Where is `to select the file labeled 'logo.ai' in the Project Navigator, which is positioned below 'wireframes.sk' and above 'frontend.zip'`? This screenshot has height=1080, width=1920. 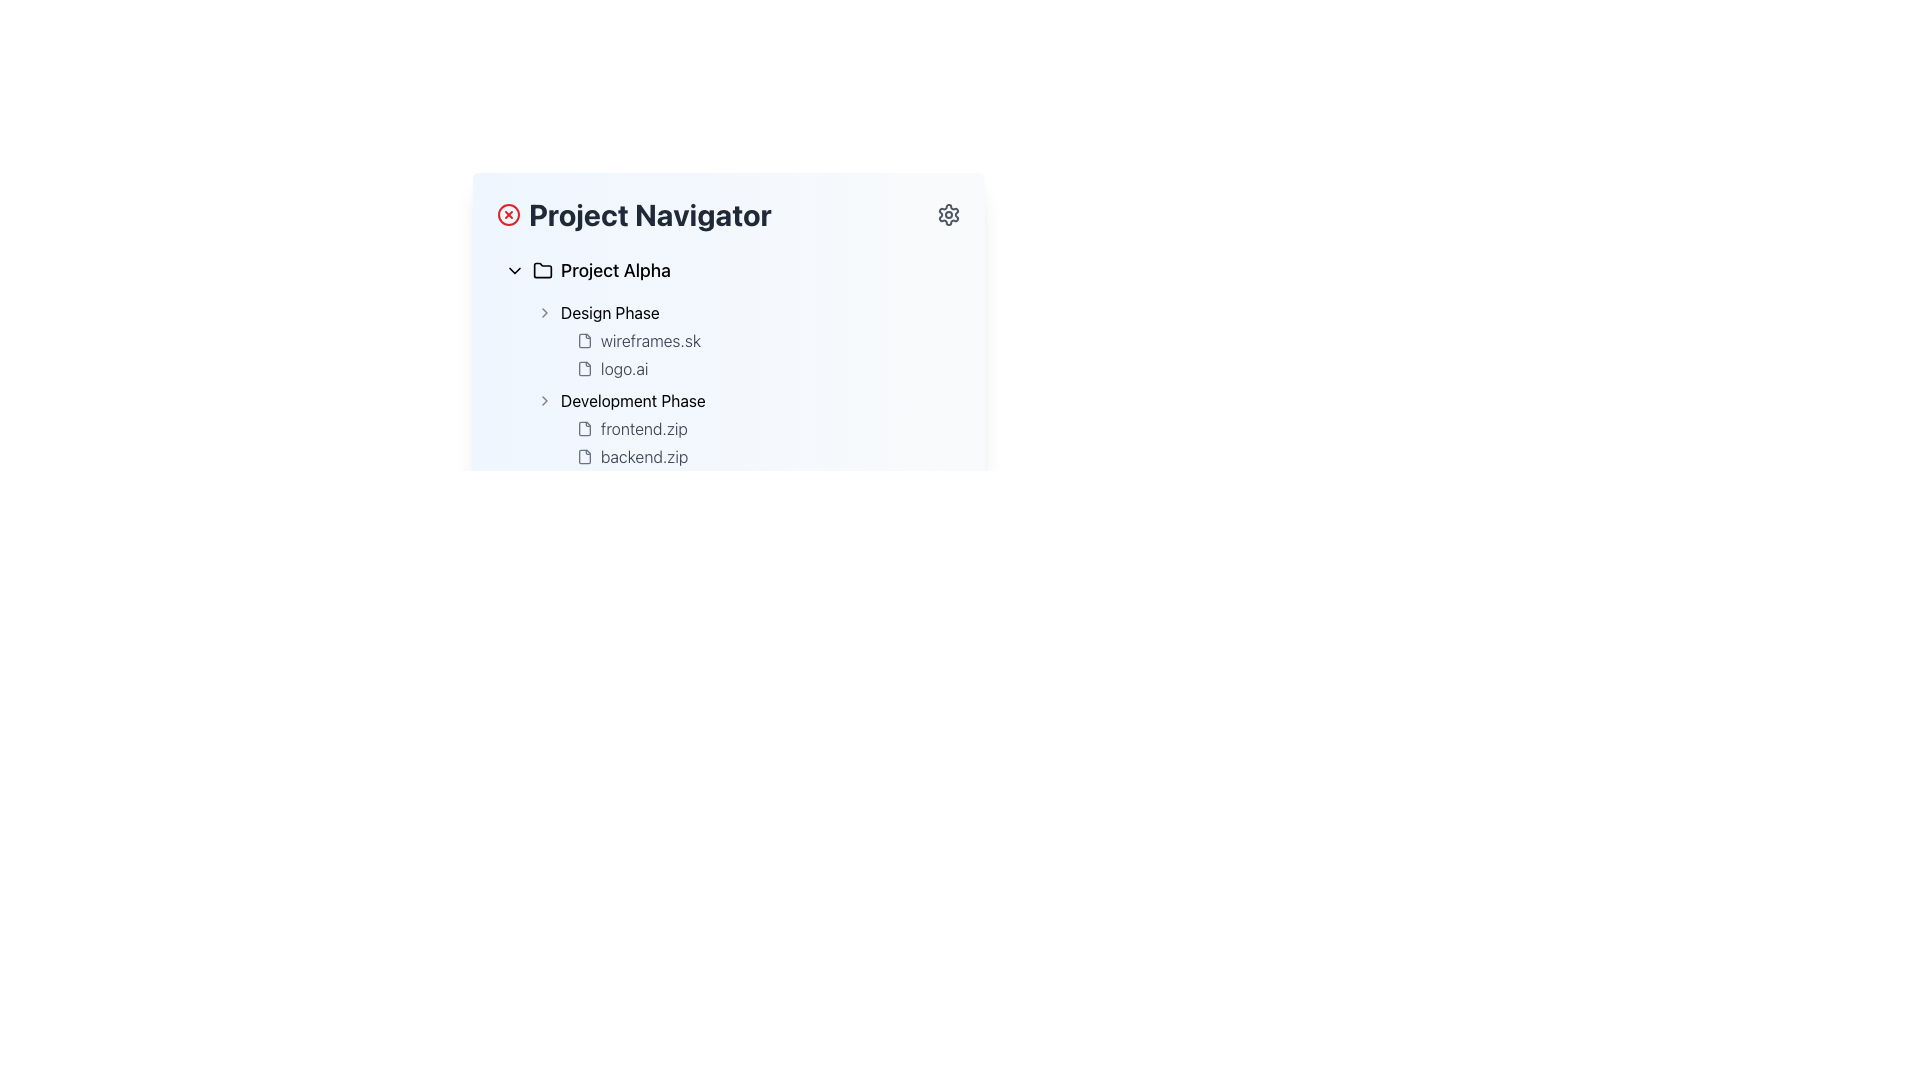
to select the file labeled 'logo.ai' in the Project Navigator, which is positioned below 'wireframes.sk' and above 'frontend.zip' is located at coordinates (763, 369).